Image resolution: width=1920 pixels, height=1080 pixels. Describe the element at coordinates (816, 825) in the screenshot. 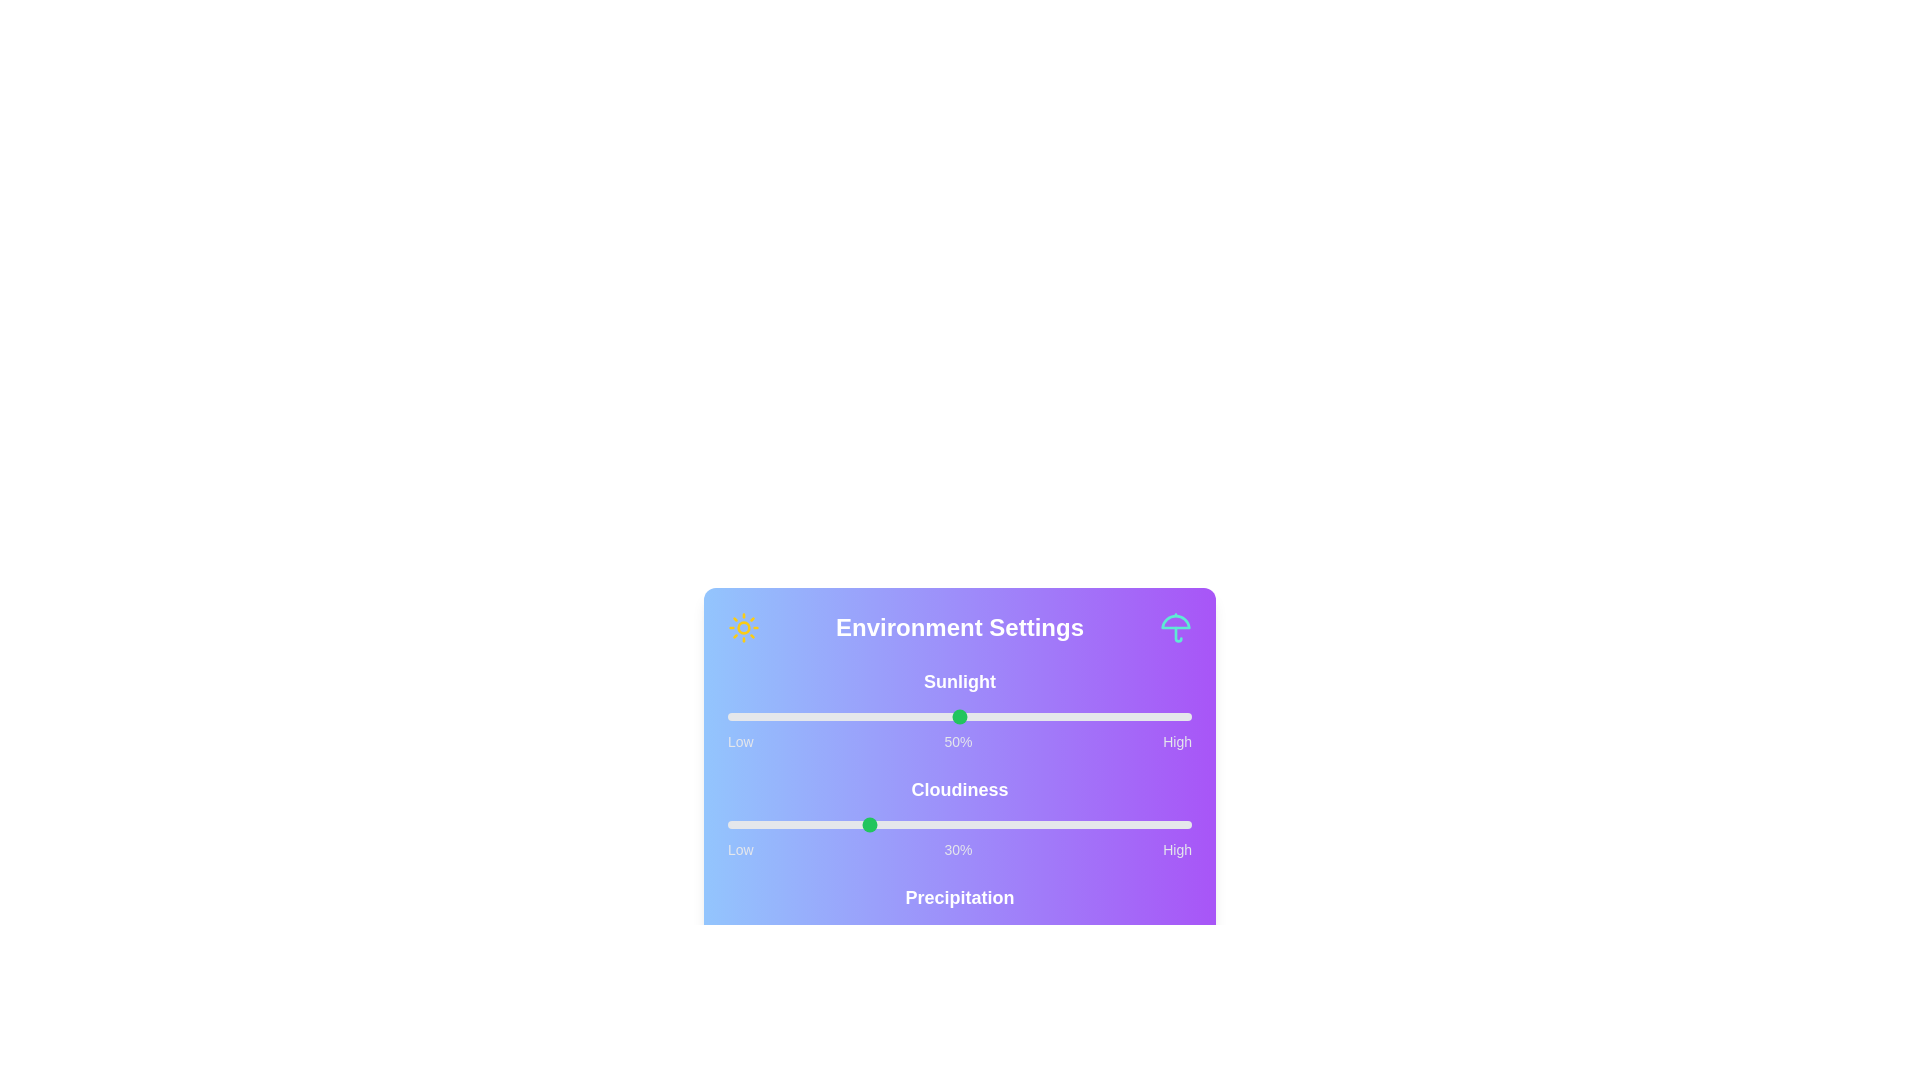

I see `the cloudiness slider to 19%` at that location.